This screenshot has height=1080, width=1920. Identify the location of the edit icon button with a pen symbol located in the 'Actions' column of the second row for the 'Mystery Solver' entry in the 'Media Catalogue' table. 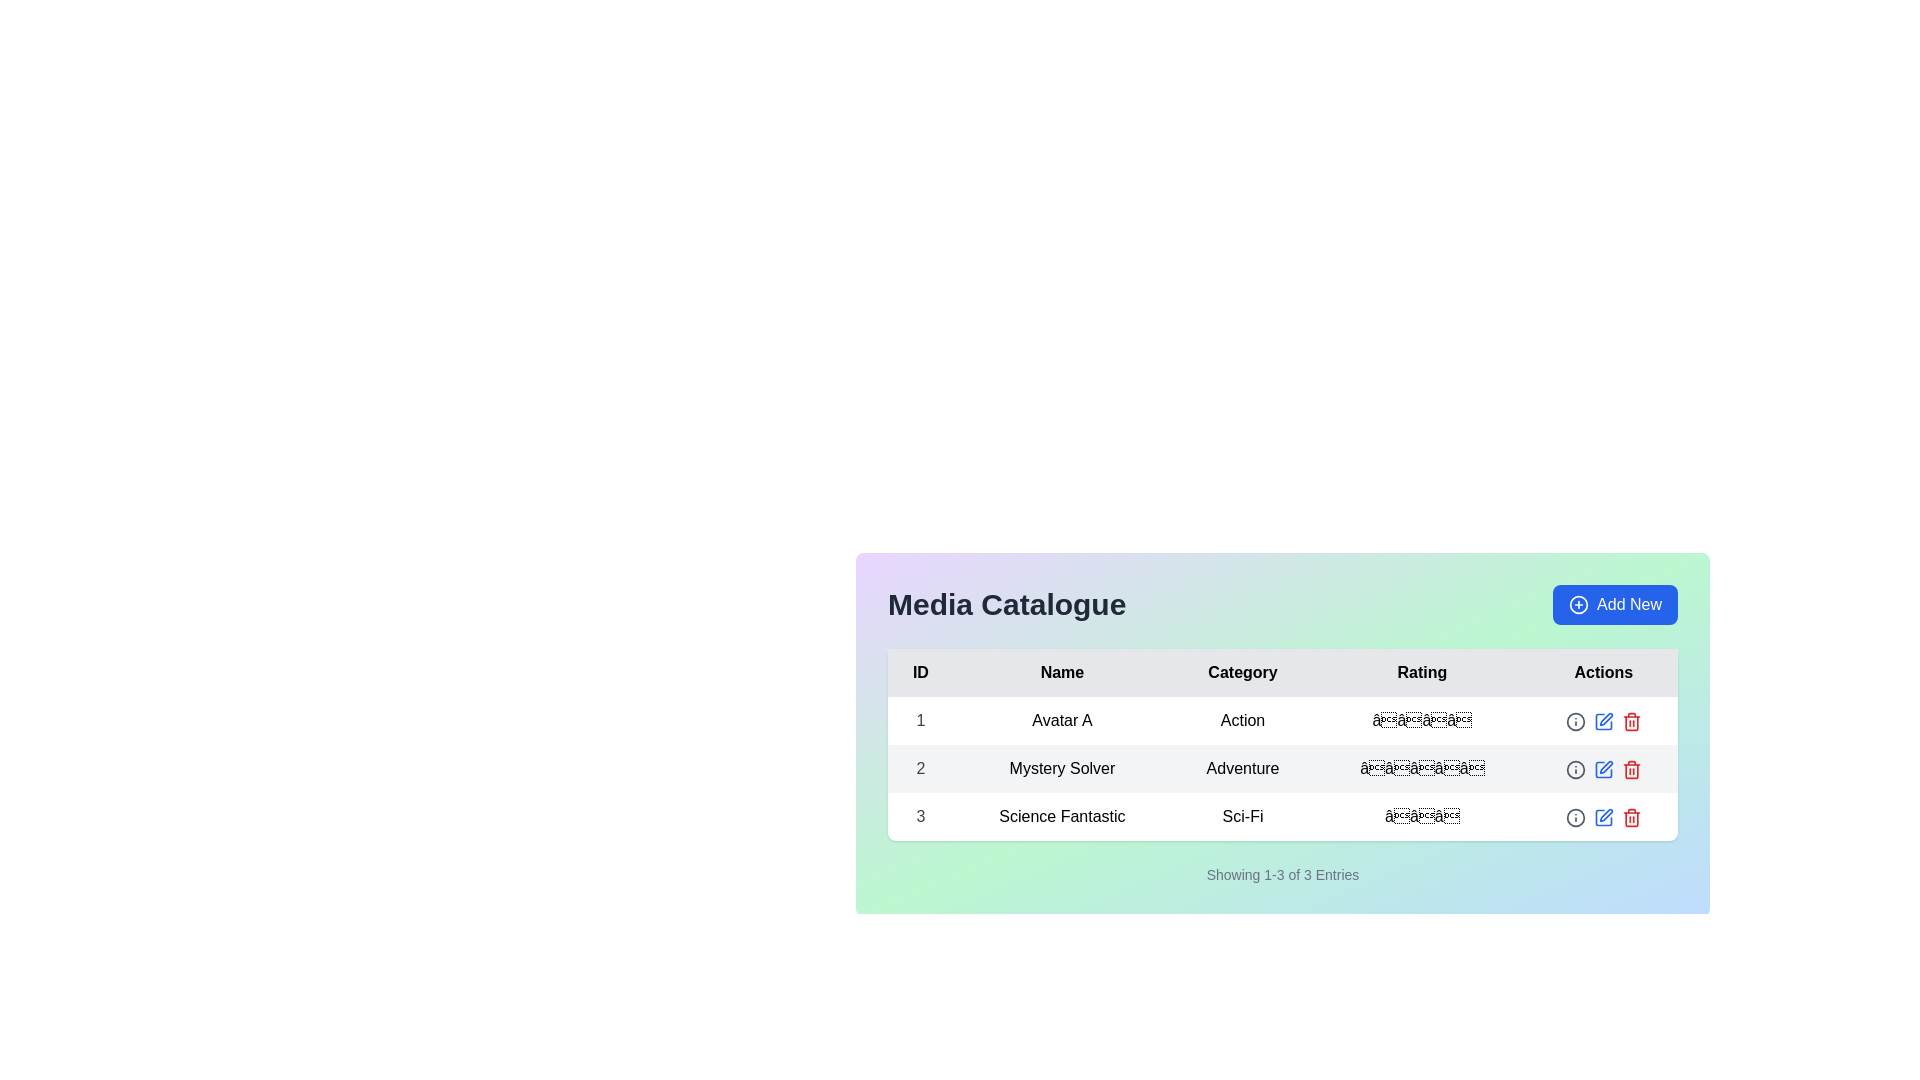
(1603, 768).